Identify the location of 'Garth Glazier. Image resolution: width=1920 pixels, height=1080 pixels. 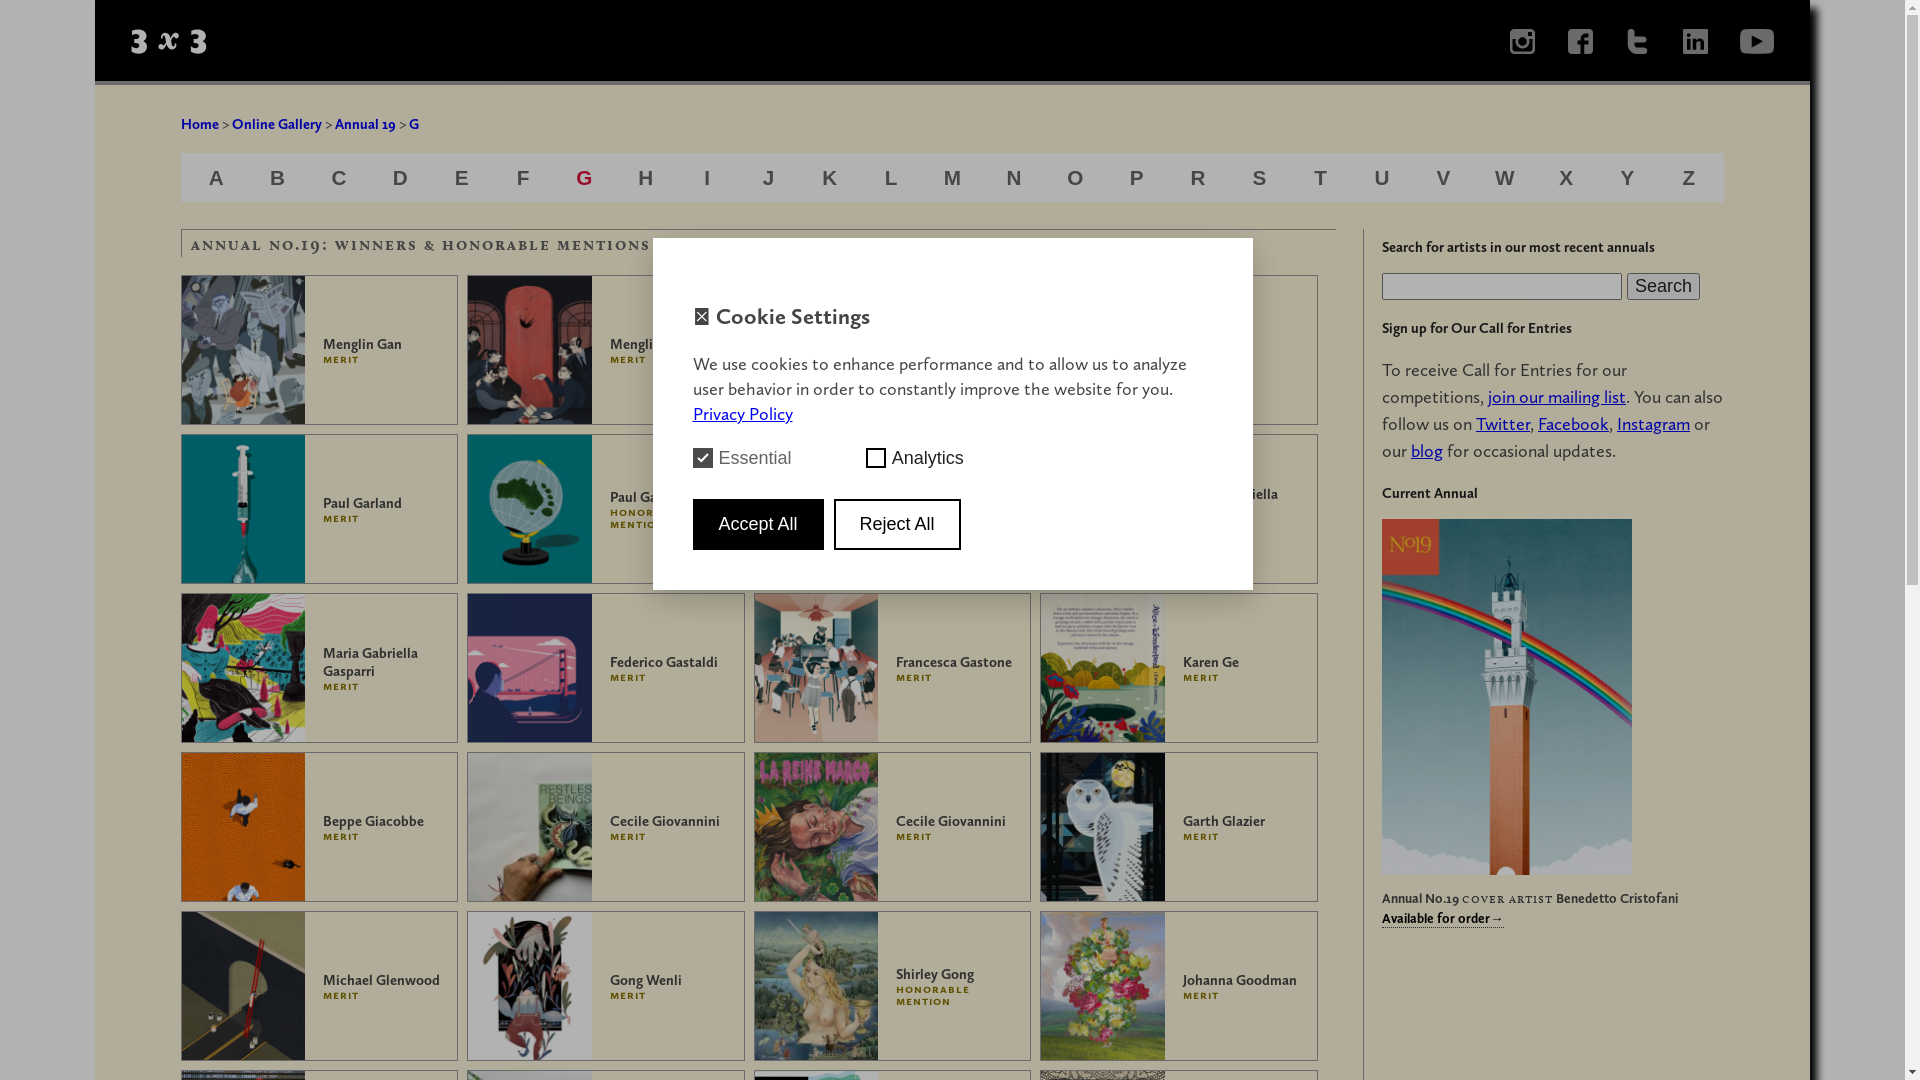
(1179, 826).